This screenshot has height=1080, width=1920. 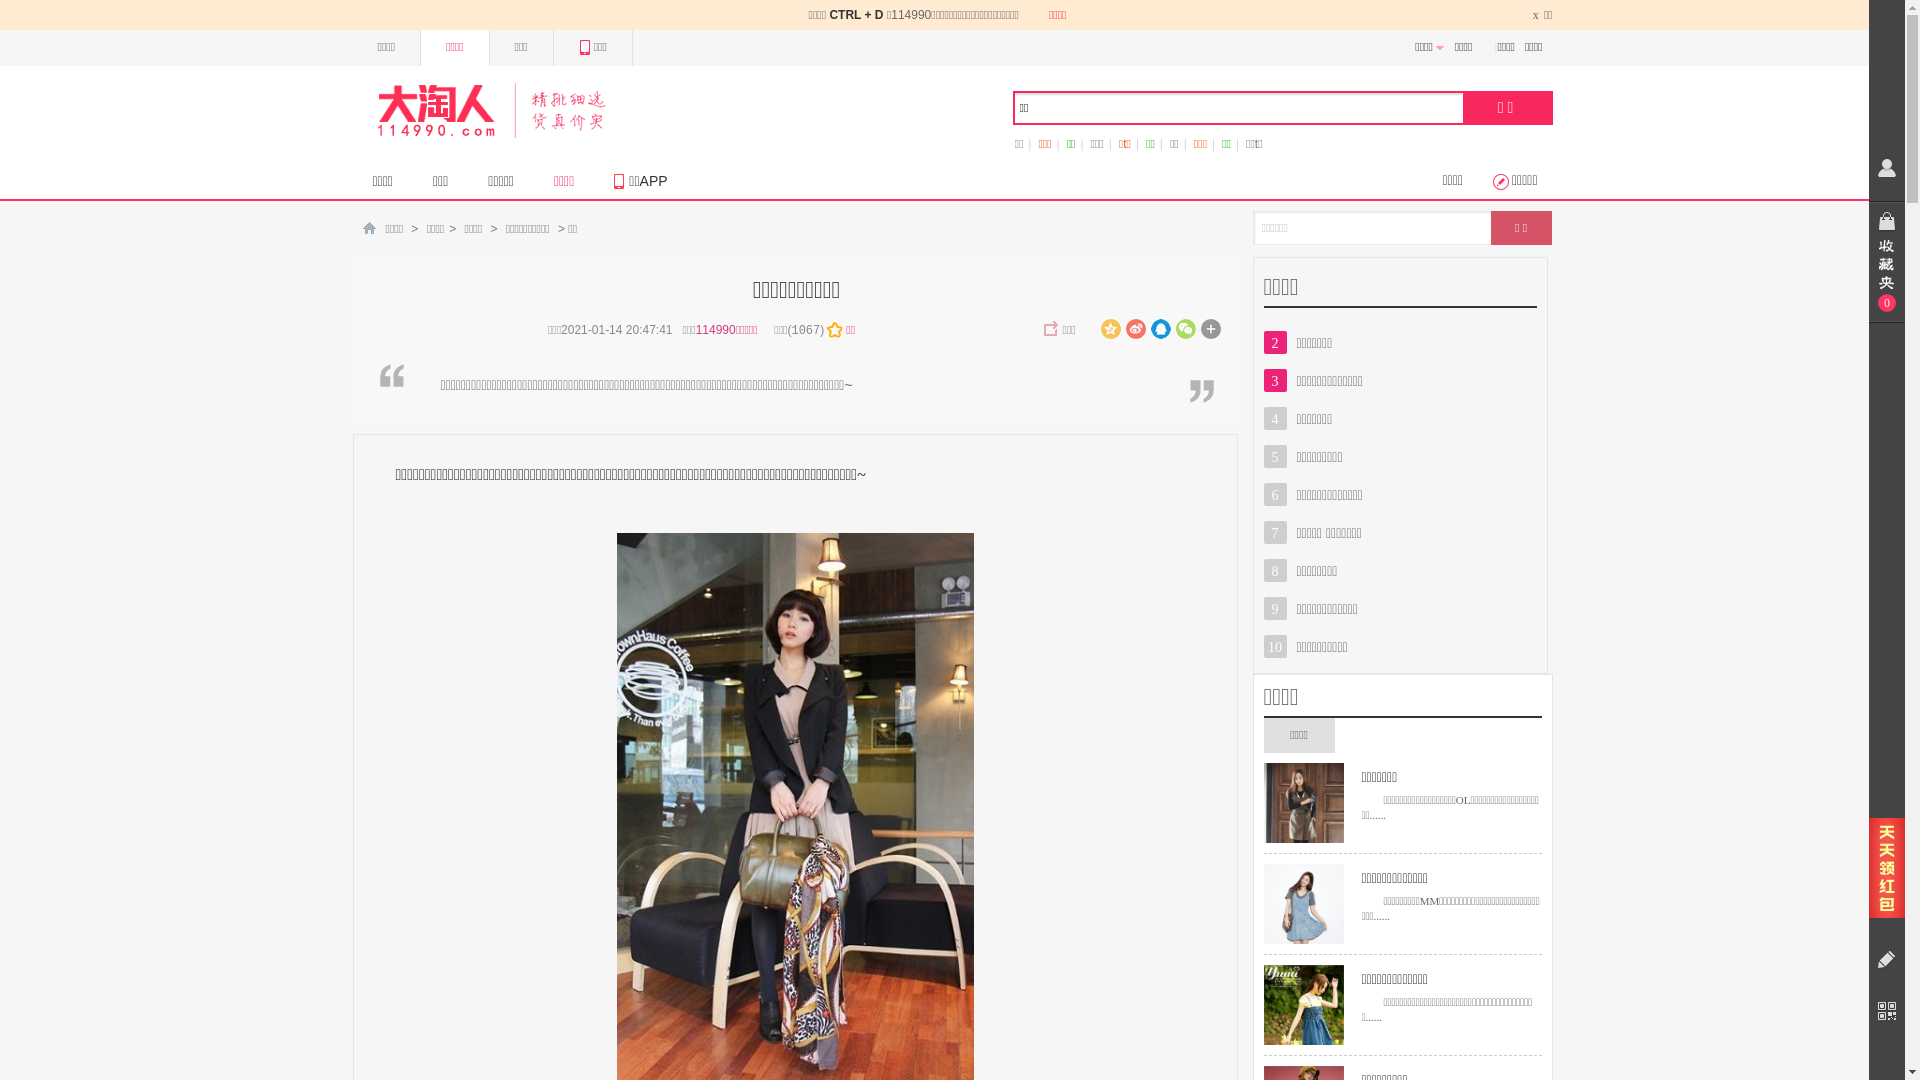 What do you see at coordinates (1867, 261) in the screenshot?
I see `'0'` at bounding box center [1867, 261].